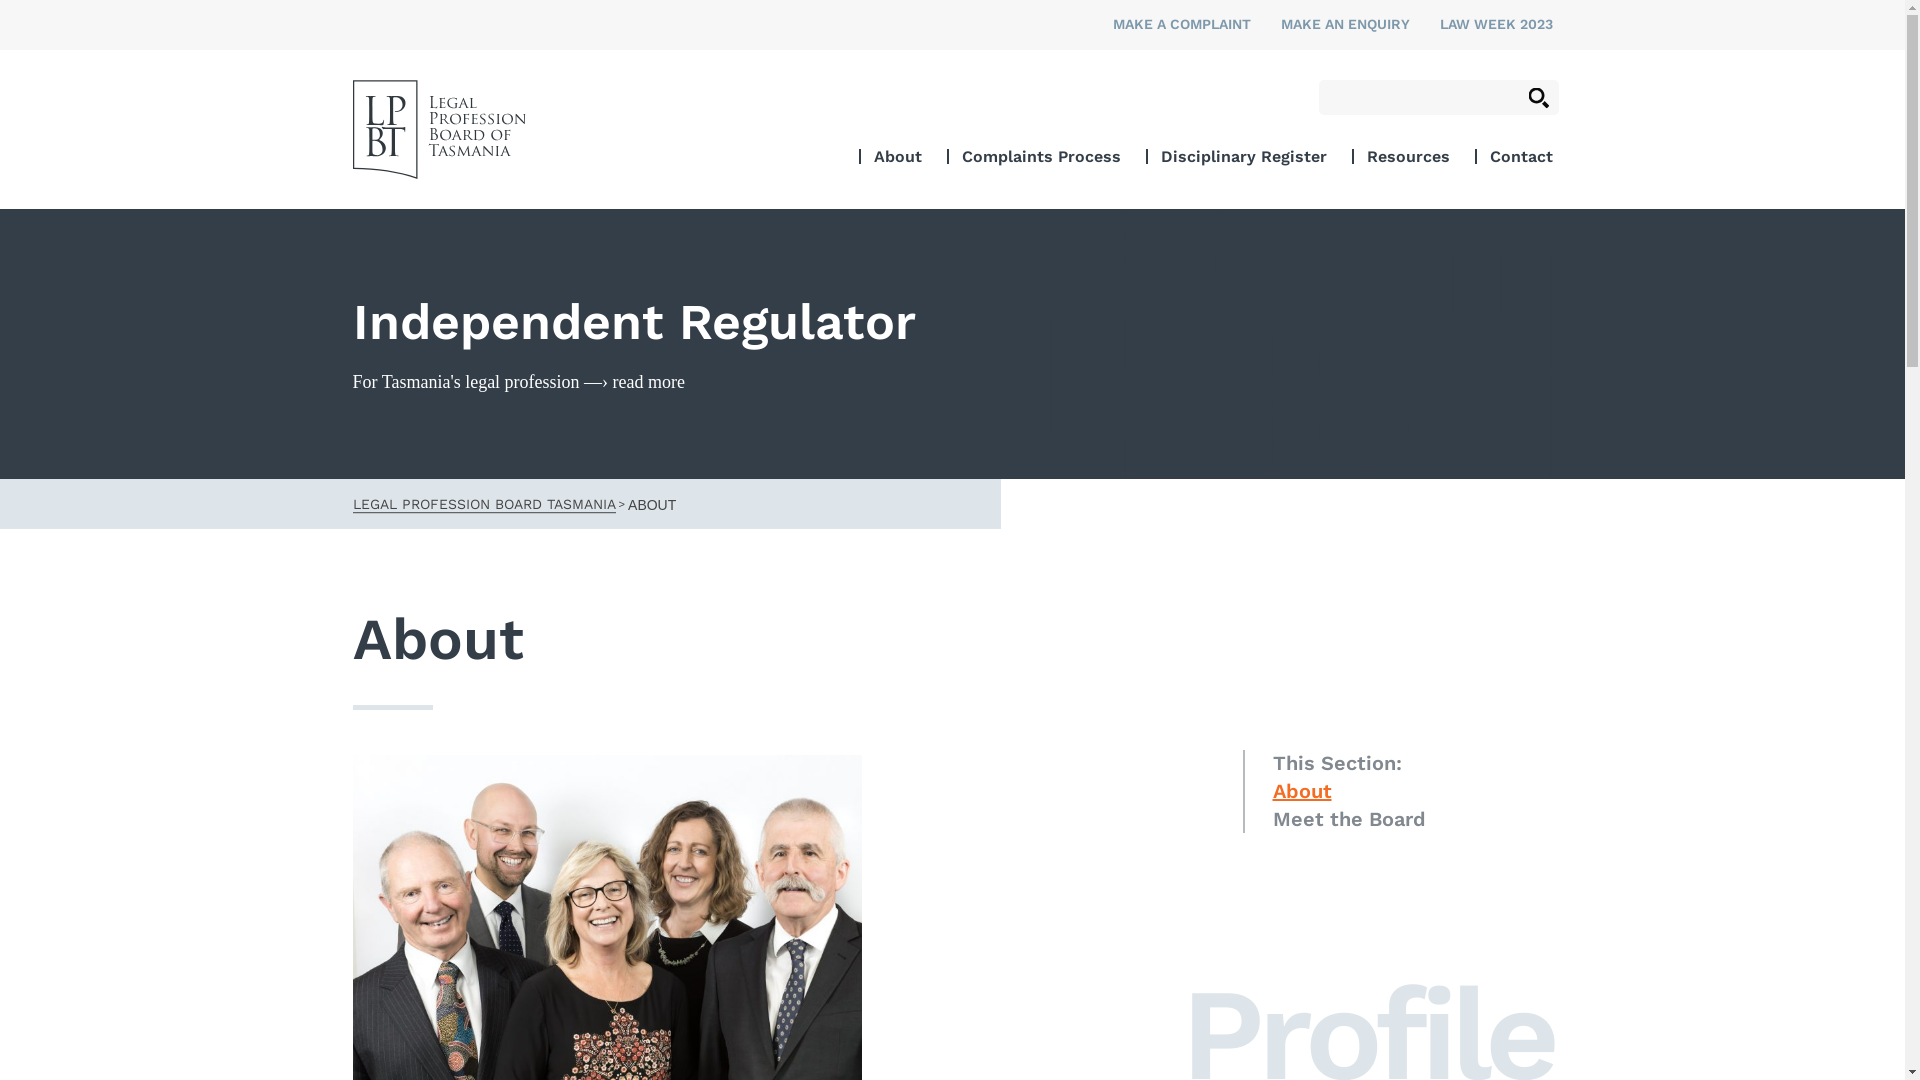  I want to click on 'Meet the Board', so click(1271, 818).